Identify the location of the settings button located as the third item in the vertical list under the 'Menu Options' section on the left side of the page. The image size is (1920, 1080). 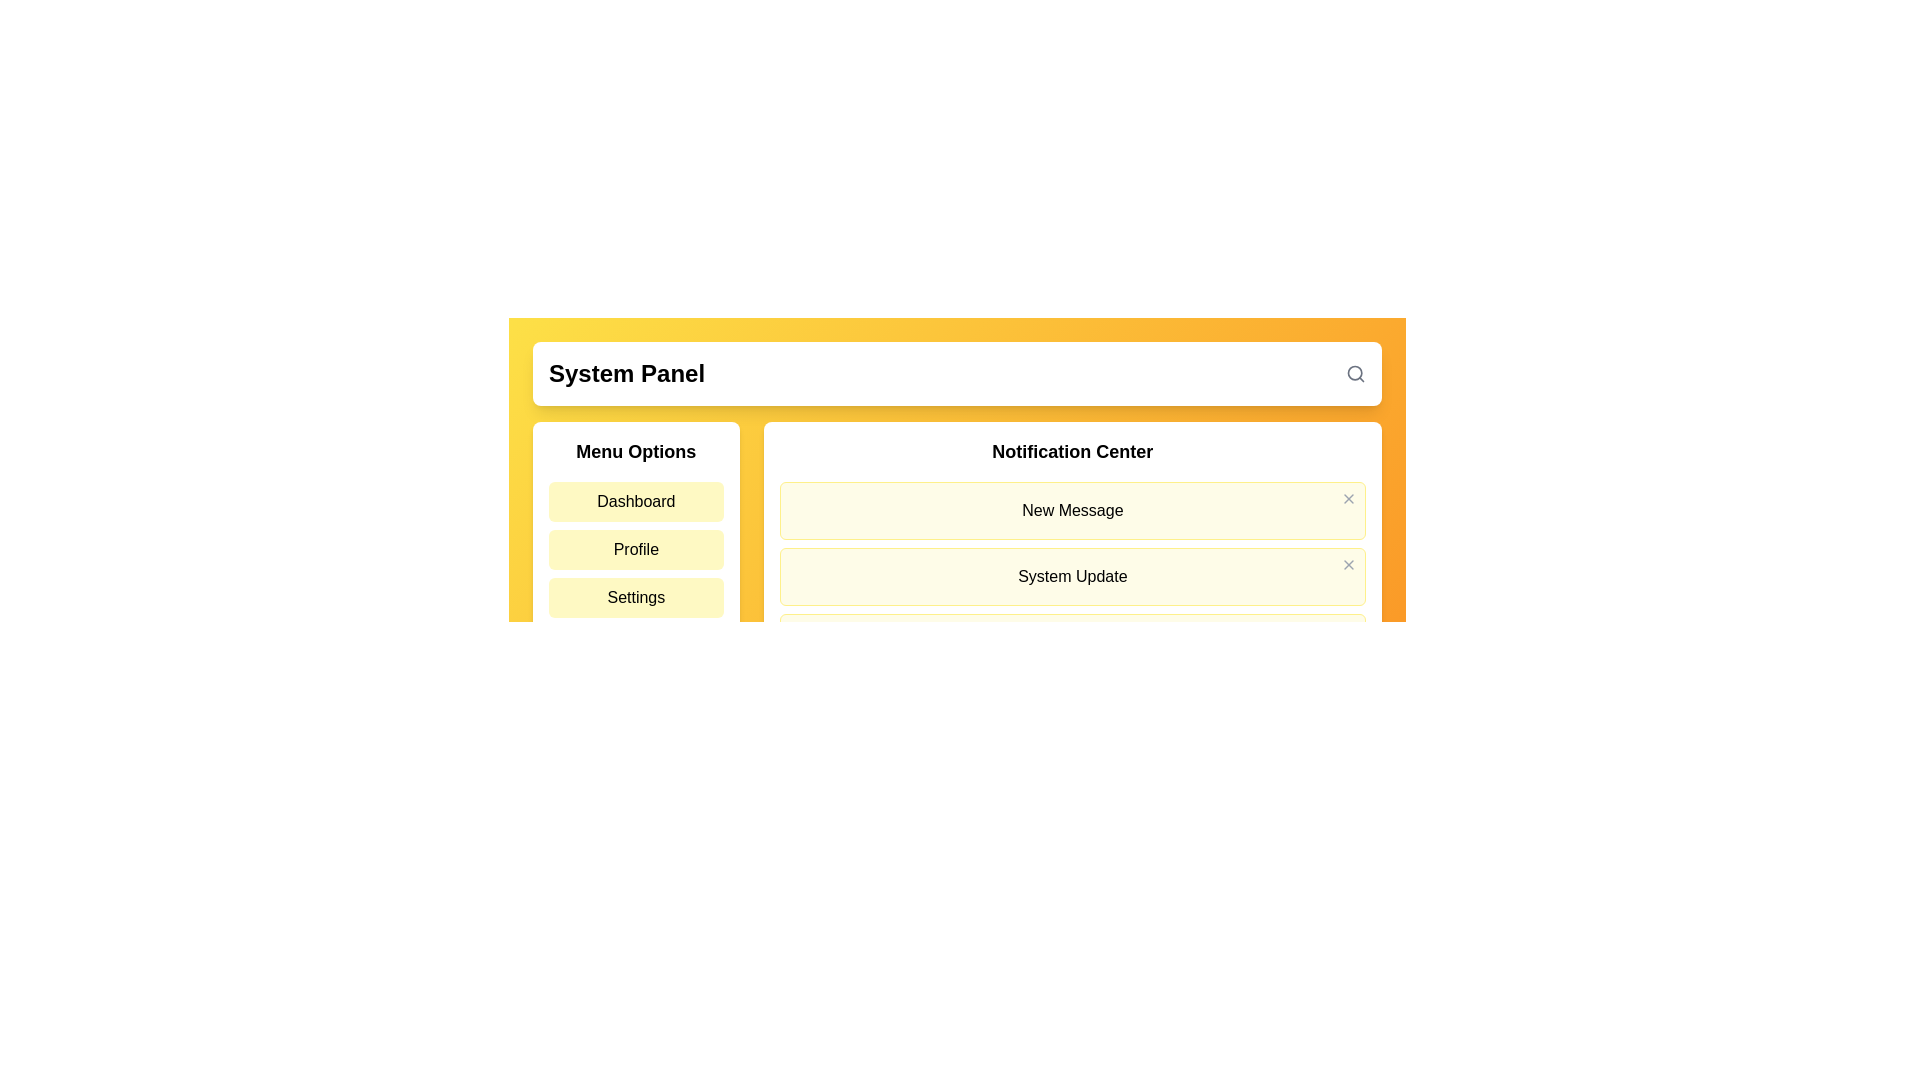
(635, 596).